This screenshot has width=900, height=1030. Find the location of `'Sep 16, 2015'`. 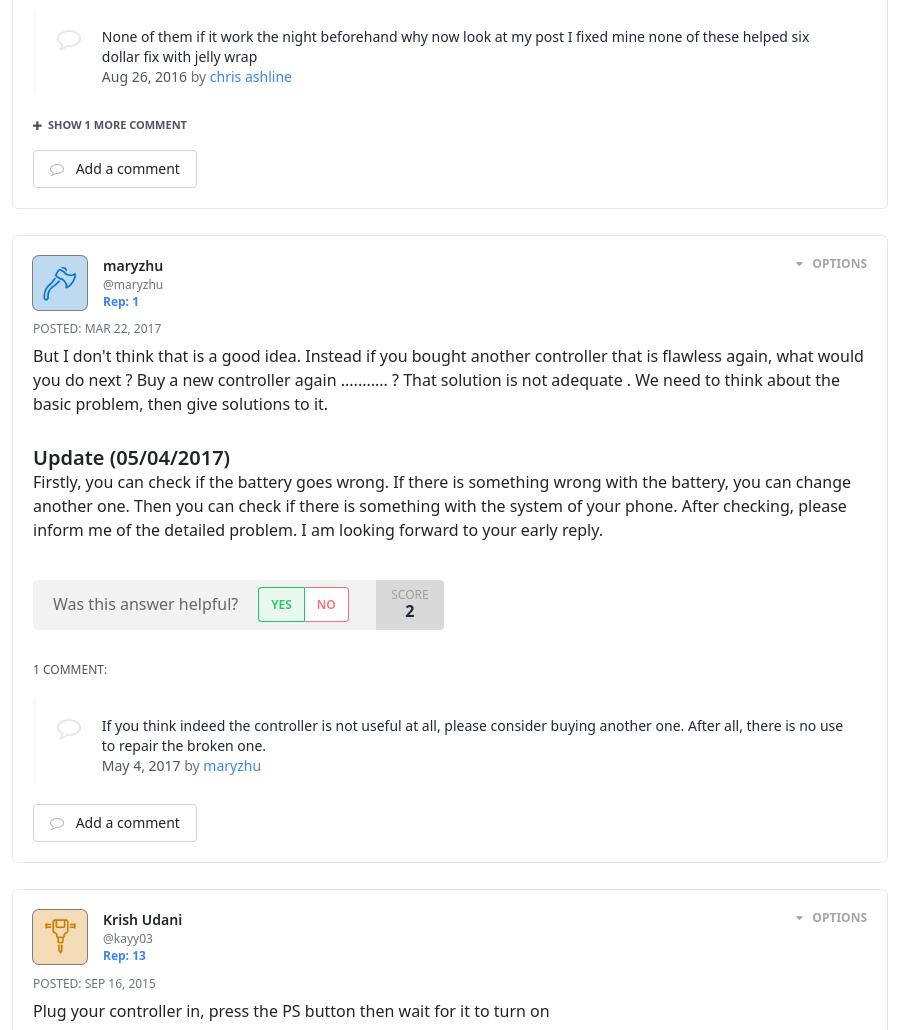

'Sep 16, 2015' is located at coordinates (82, 981).